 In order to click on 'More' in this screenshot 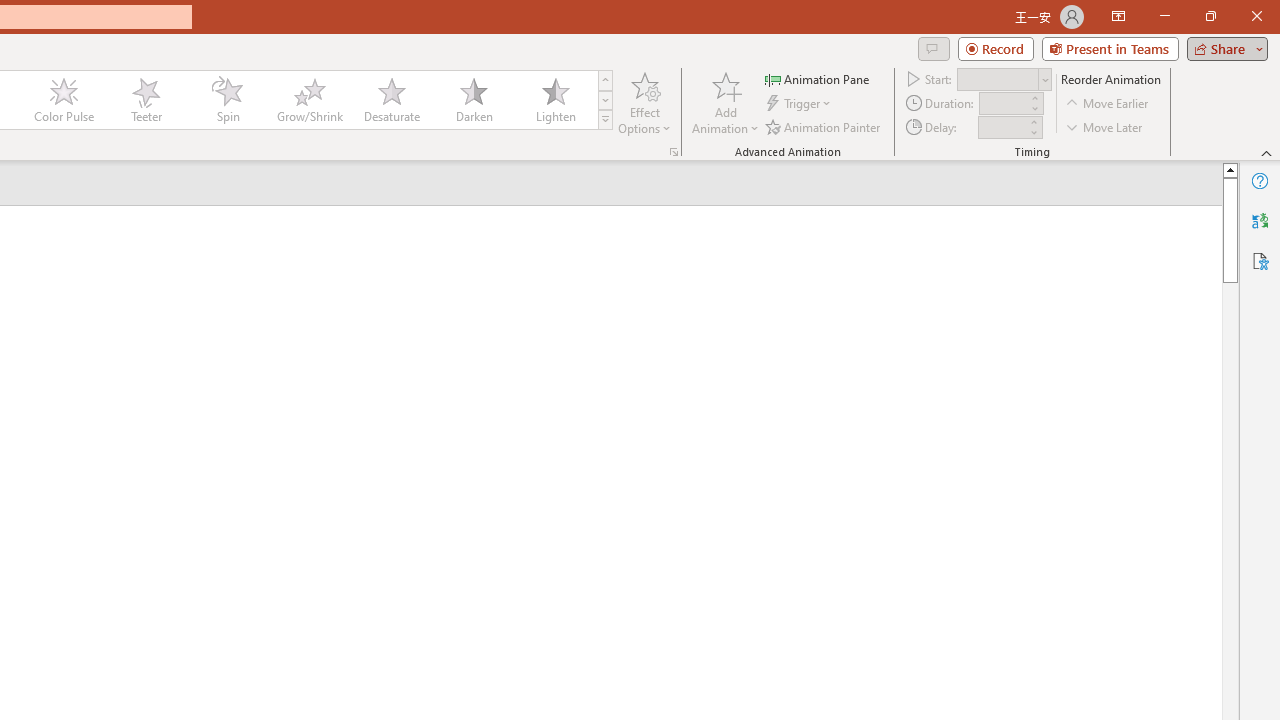, I will do `click(1033, 121)`.